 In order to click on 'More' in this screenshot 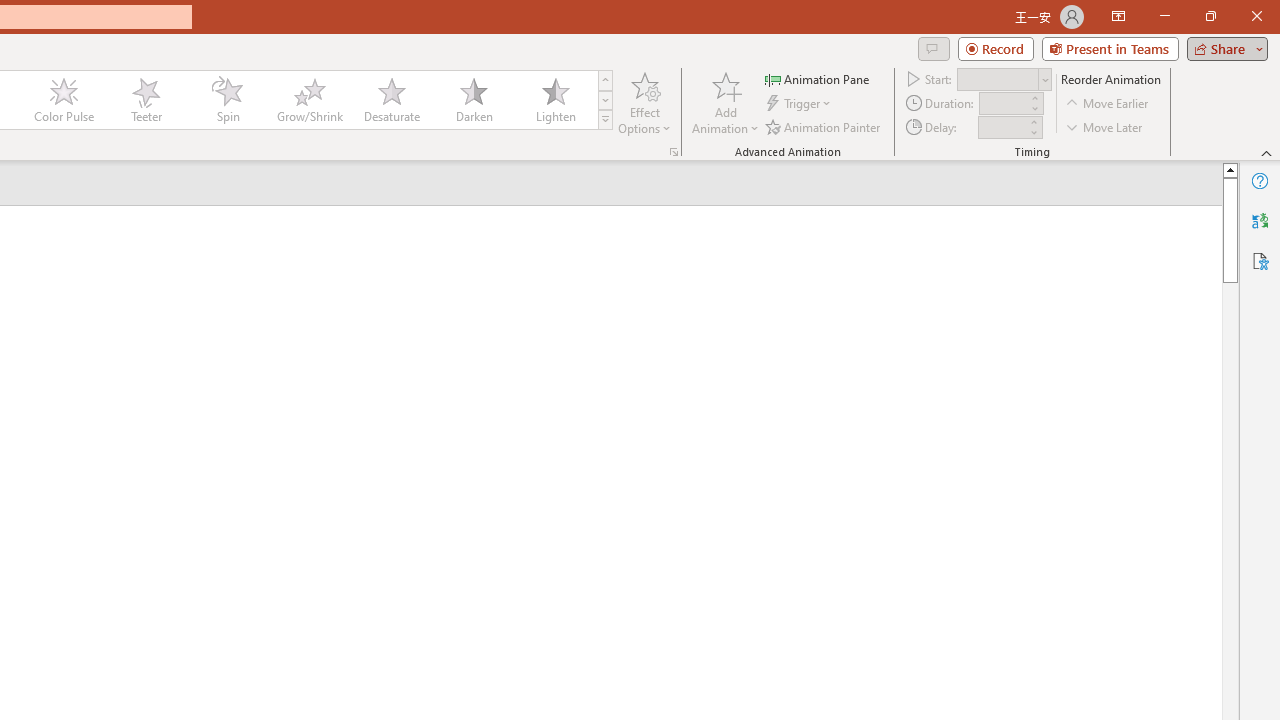, I will do `click(1033, 121)`.